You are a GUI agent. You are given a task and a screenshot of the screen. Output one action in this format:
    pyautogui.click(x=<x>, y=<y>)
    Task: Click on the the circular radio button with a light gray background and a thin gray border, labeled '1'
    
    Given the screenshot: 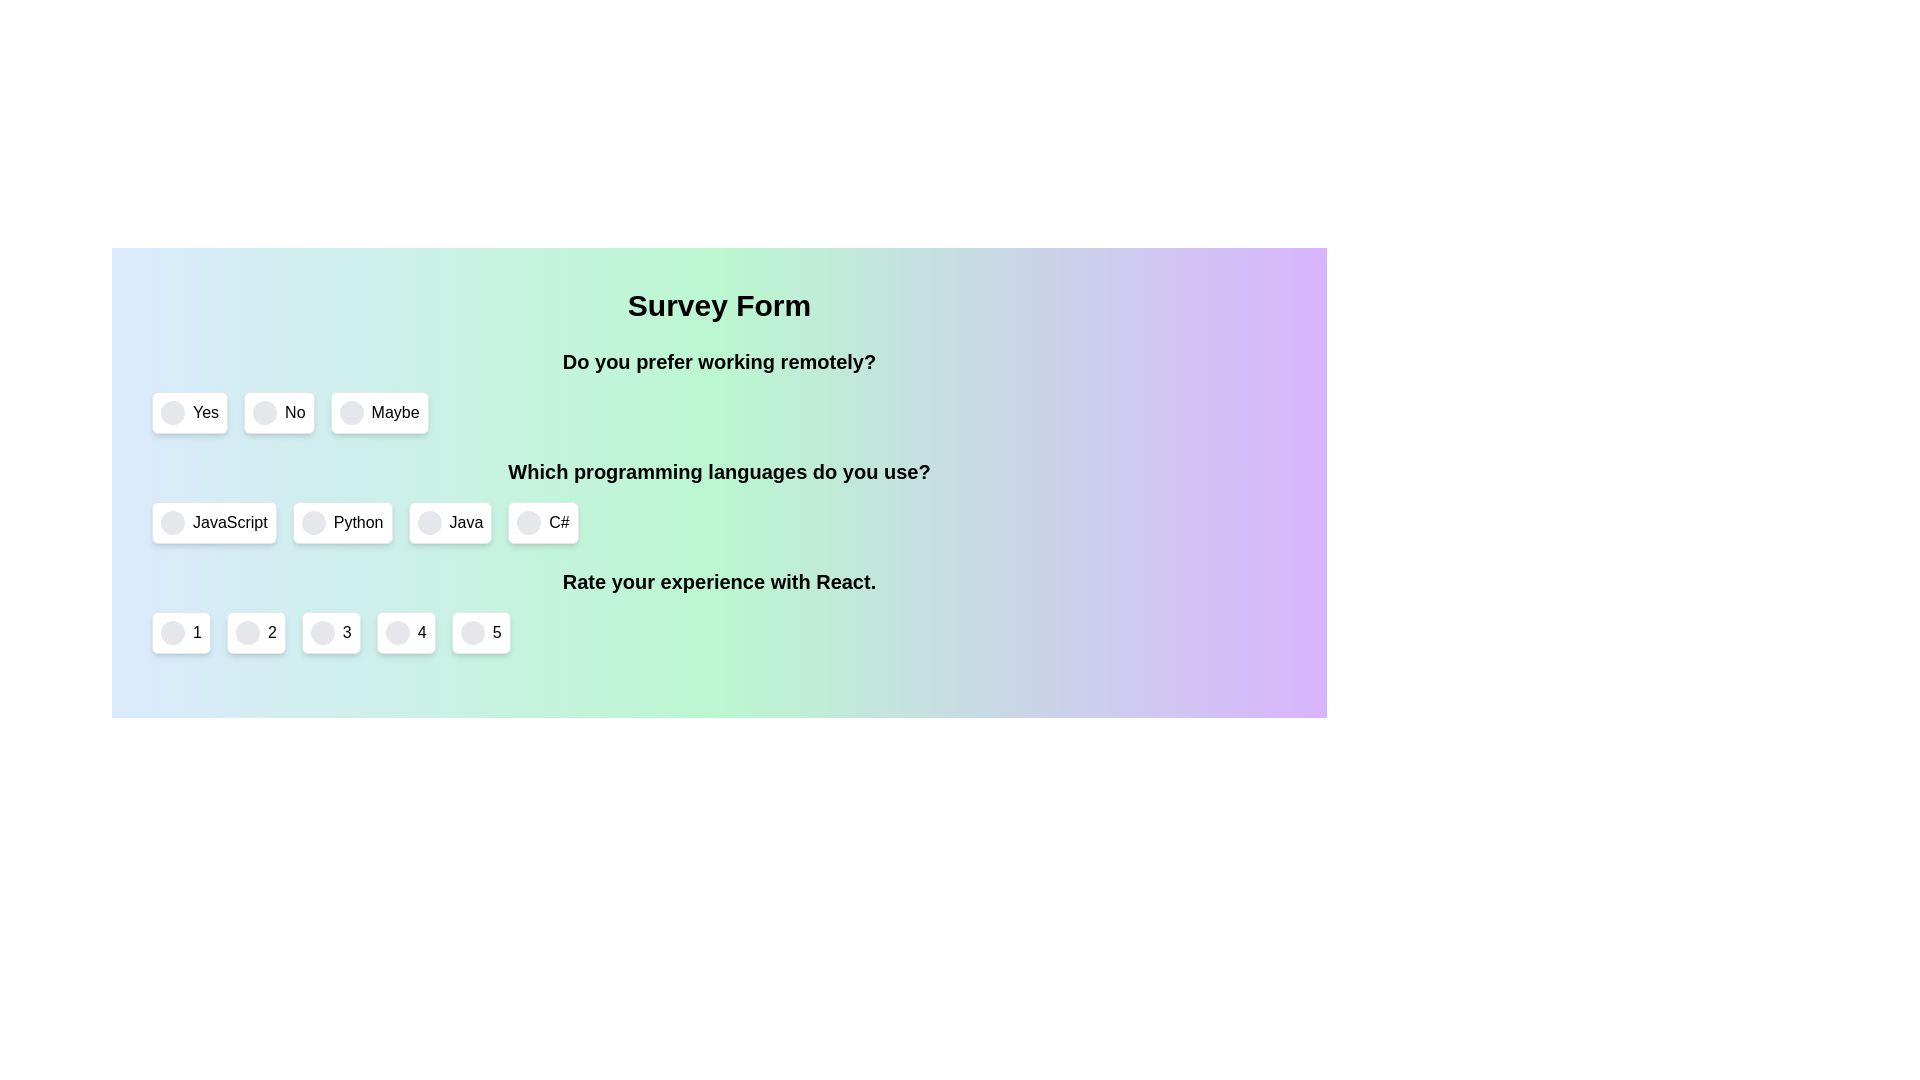 What is the action you would take?
    pyautogui.click(x=172, y=632)
    